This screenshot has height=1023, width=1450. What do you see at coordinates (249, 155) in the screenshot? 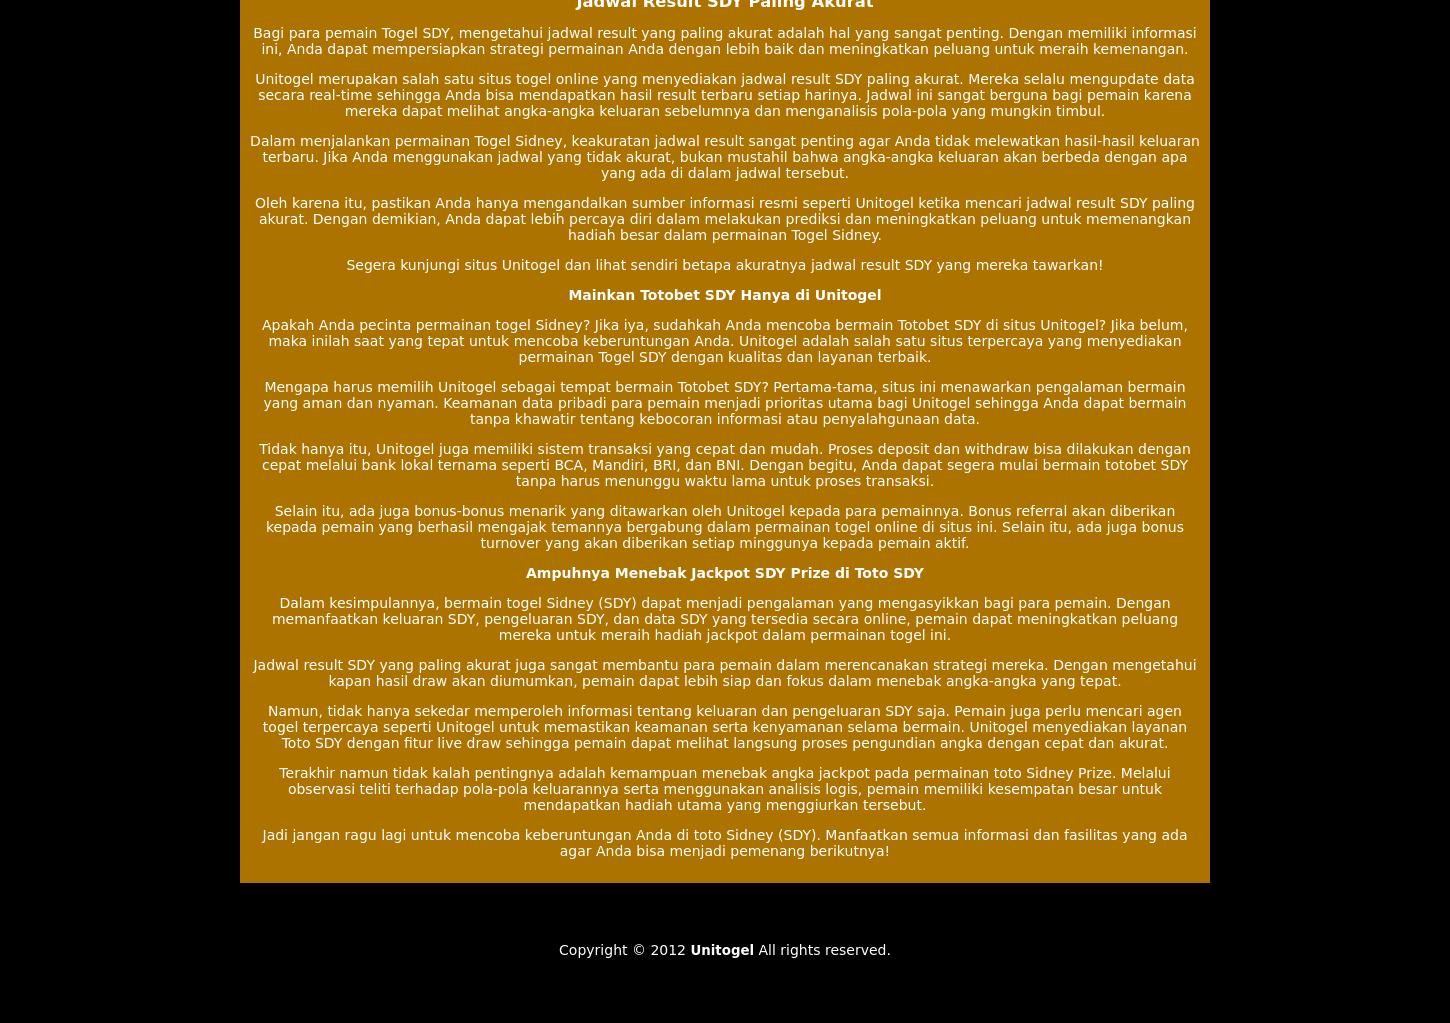
I see `'Dalam menjalankan permainan Togel Sidney, keakuratan jadwal result sangat penting agar Anda tidak melewatkan hasil-hasil keluaran terbaru. Jika Anda menggunakan jadwal yang tidak akurat, bukan mustahil bahwa angka-angka keluaran akan berbeda dengan apa yang ada di dalam jadwal tersebut.'` at bounding box center [249, 155].